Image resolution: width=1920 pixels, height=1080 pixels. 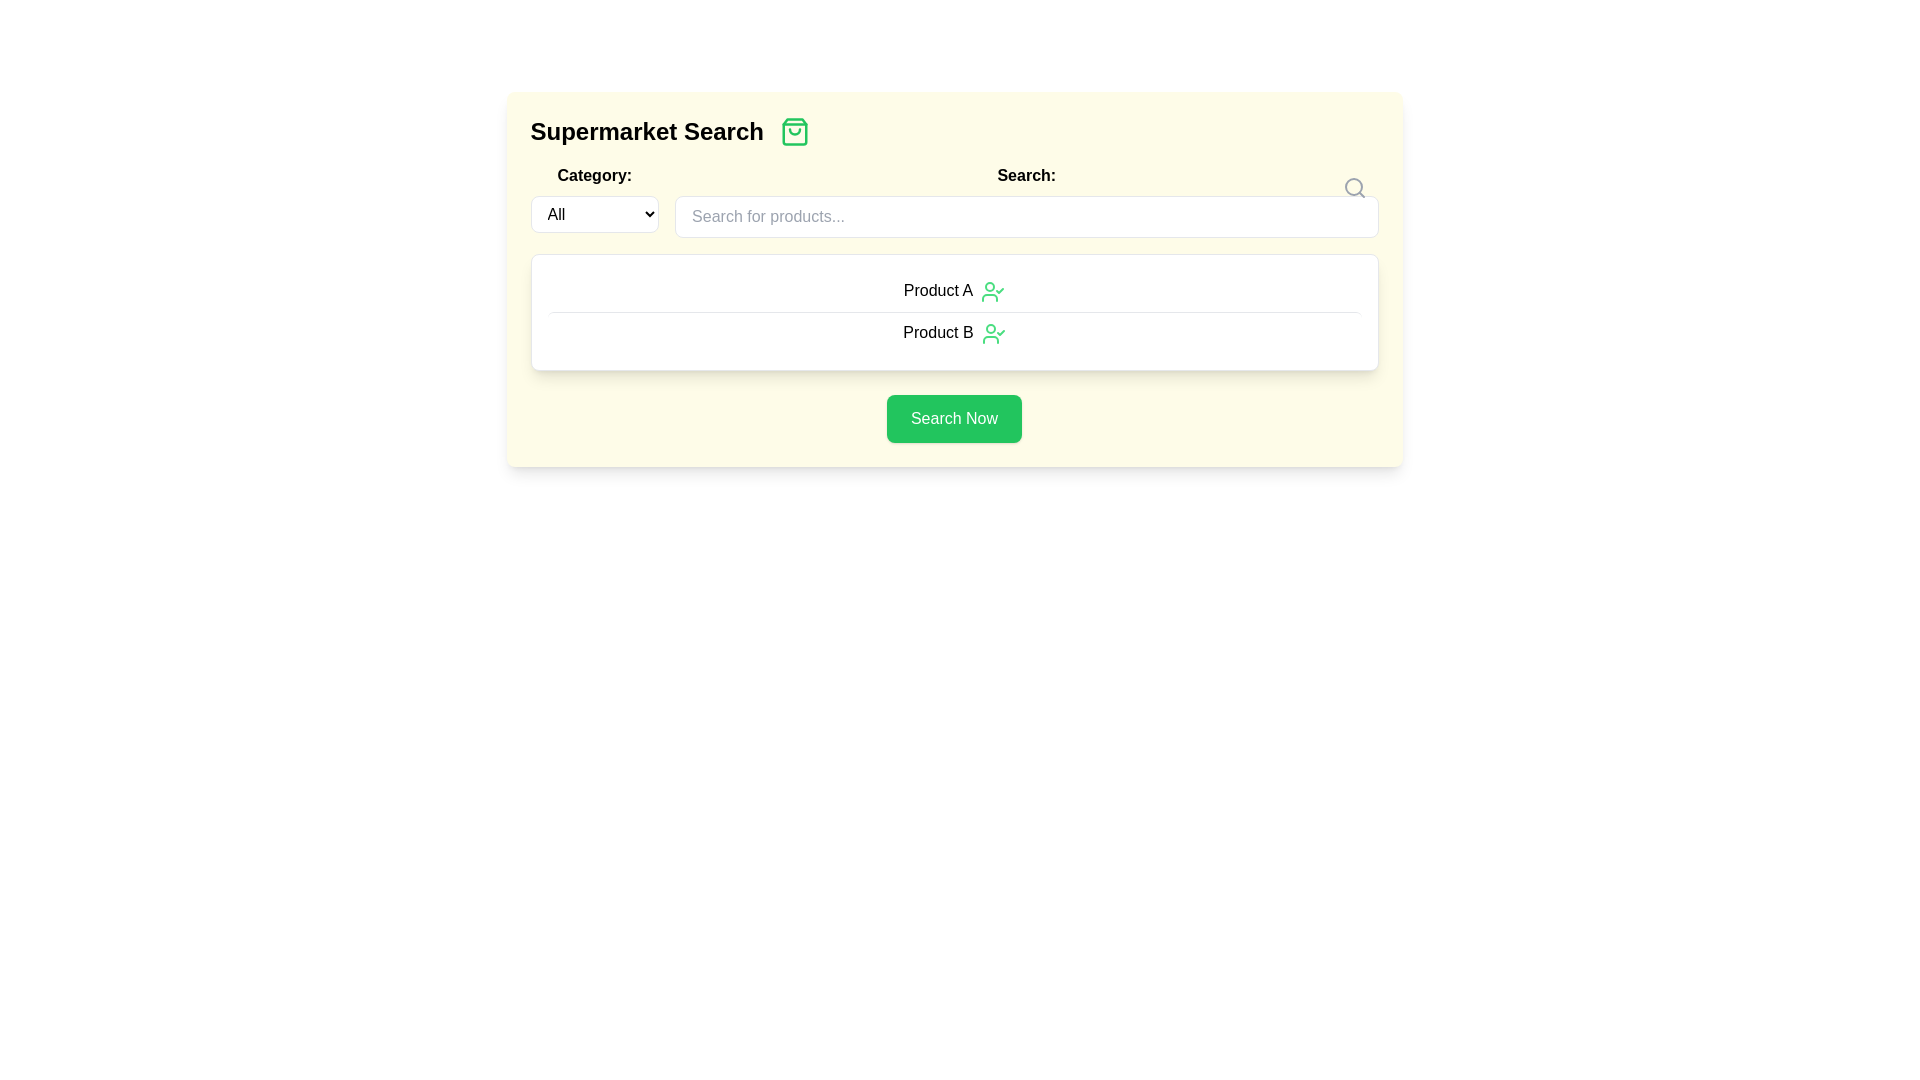 What do you see at coordinates (1354, 188) in the screenshot?
I see `the informational search icon located in the top-right corner of the search input field labeled 'Search:' to receive additional visual feedback` at bounding box center [1354, 188].